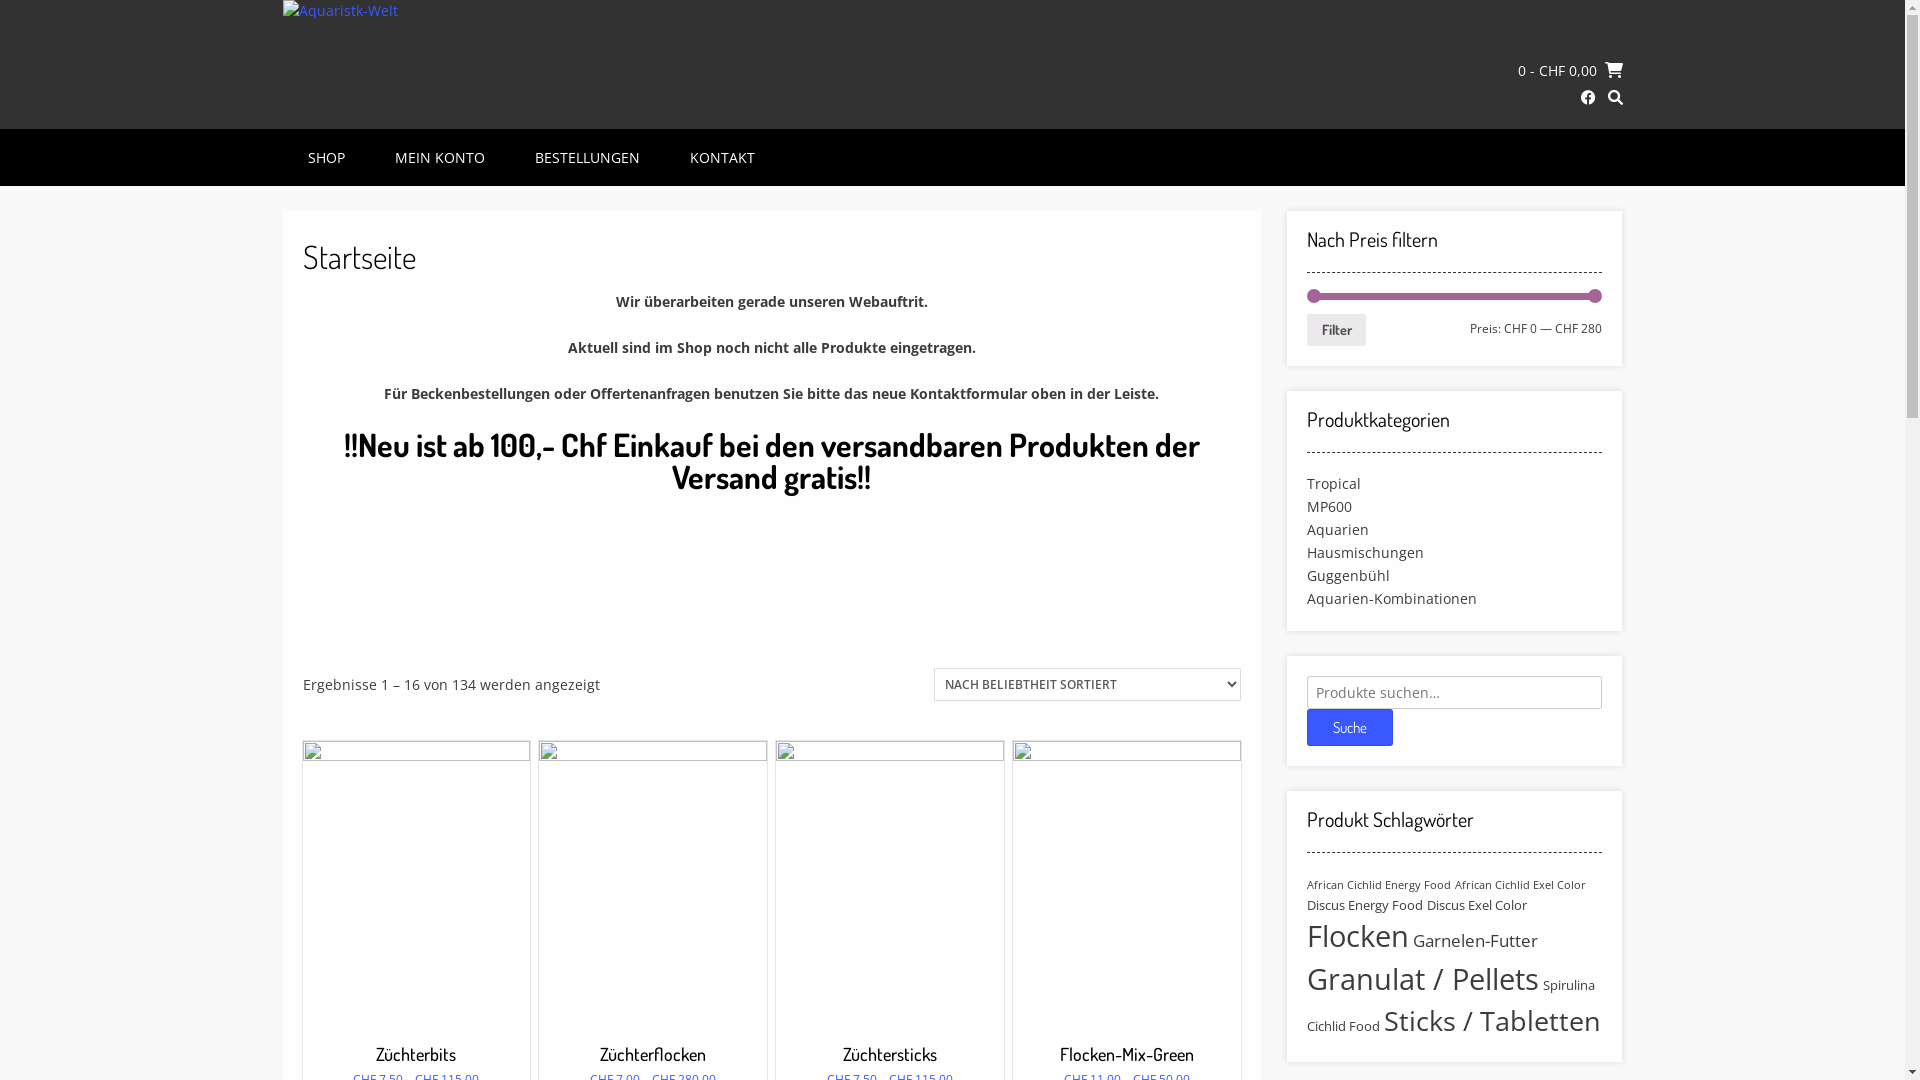 This screenshot has width=1920, height=1080. Describe the element at coordinates (1421, 978) in the screenshot. I see `'Granulat / Pellets'` at that location.